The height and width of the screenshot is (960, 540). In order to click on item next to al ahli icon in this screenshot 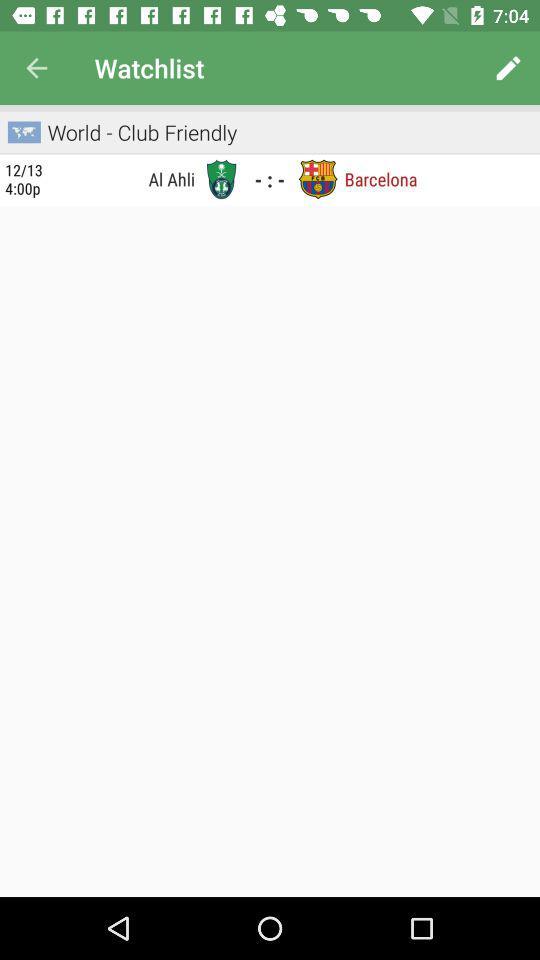, I will do `click(23, 178)`.